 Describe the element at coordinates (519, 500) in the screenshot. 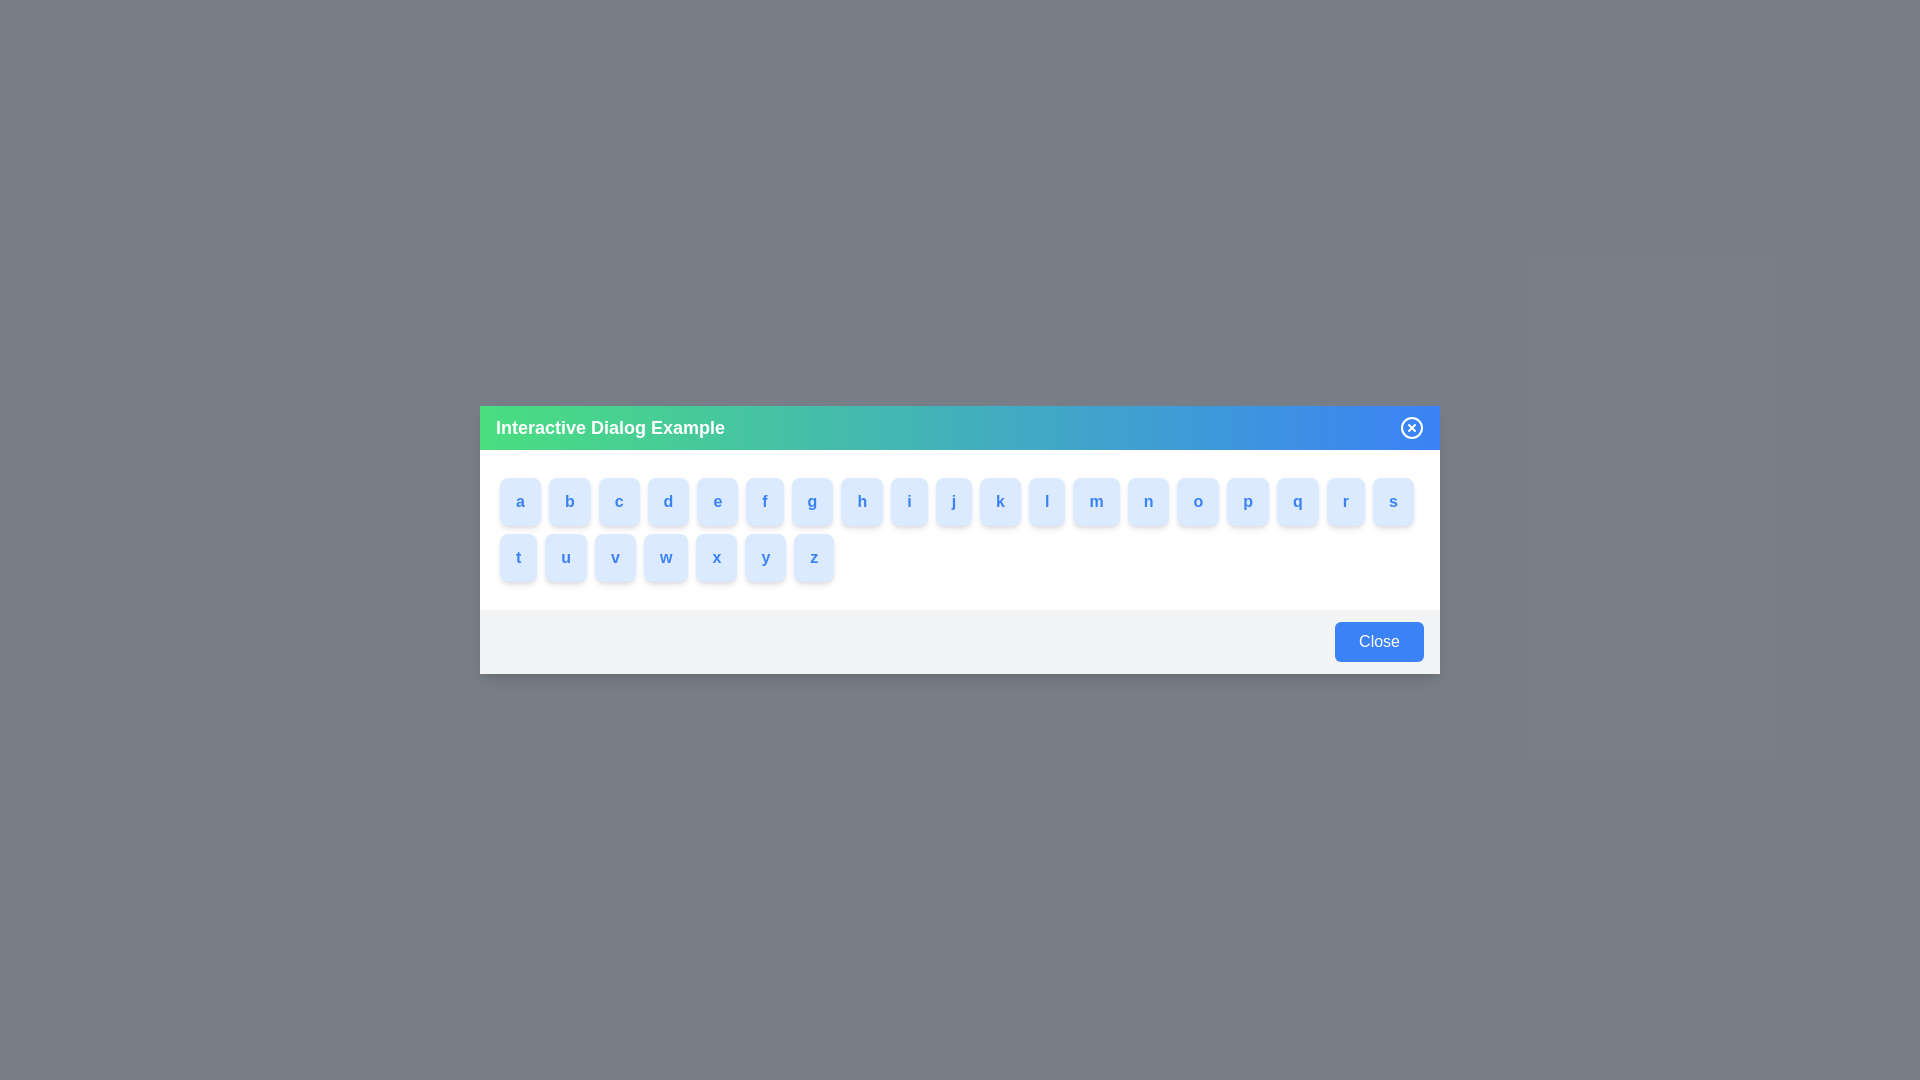

I see `the button labeled with a` at that location.